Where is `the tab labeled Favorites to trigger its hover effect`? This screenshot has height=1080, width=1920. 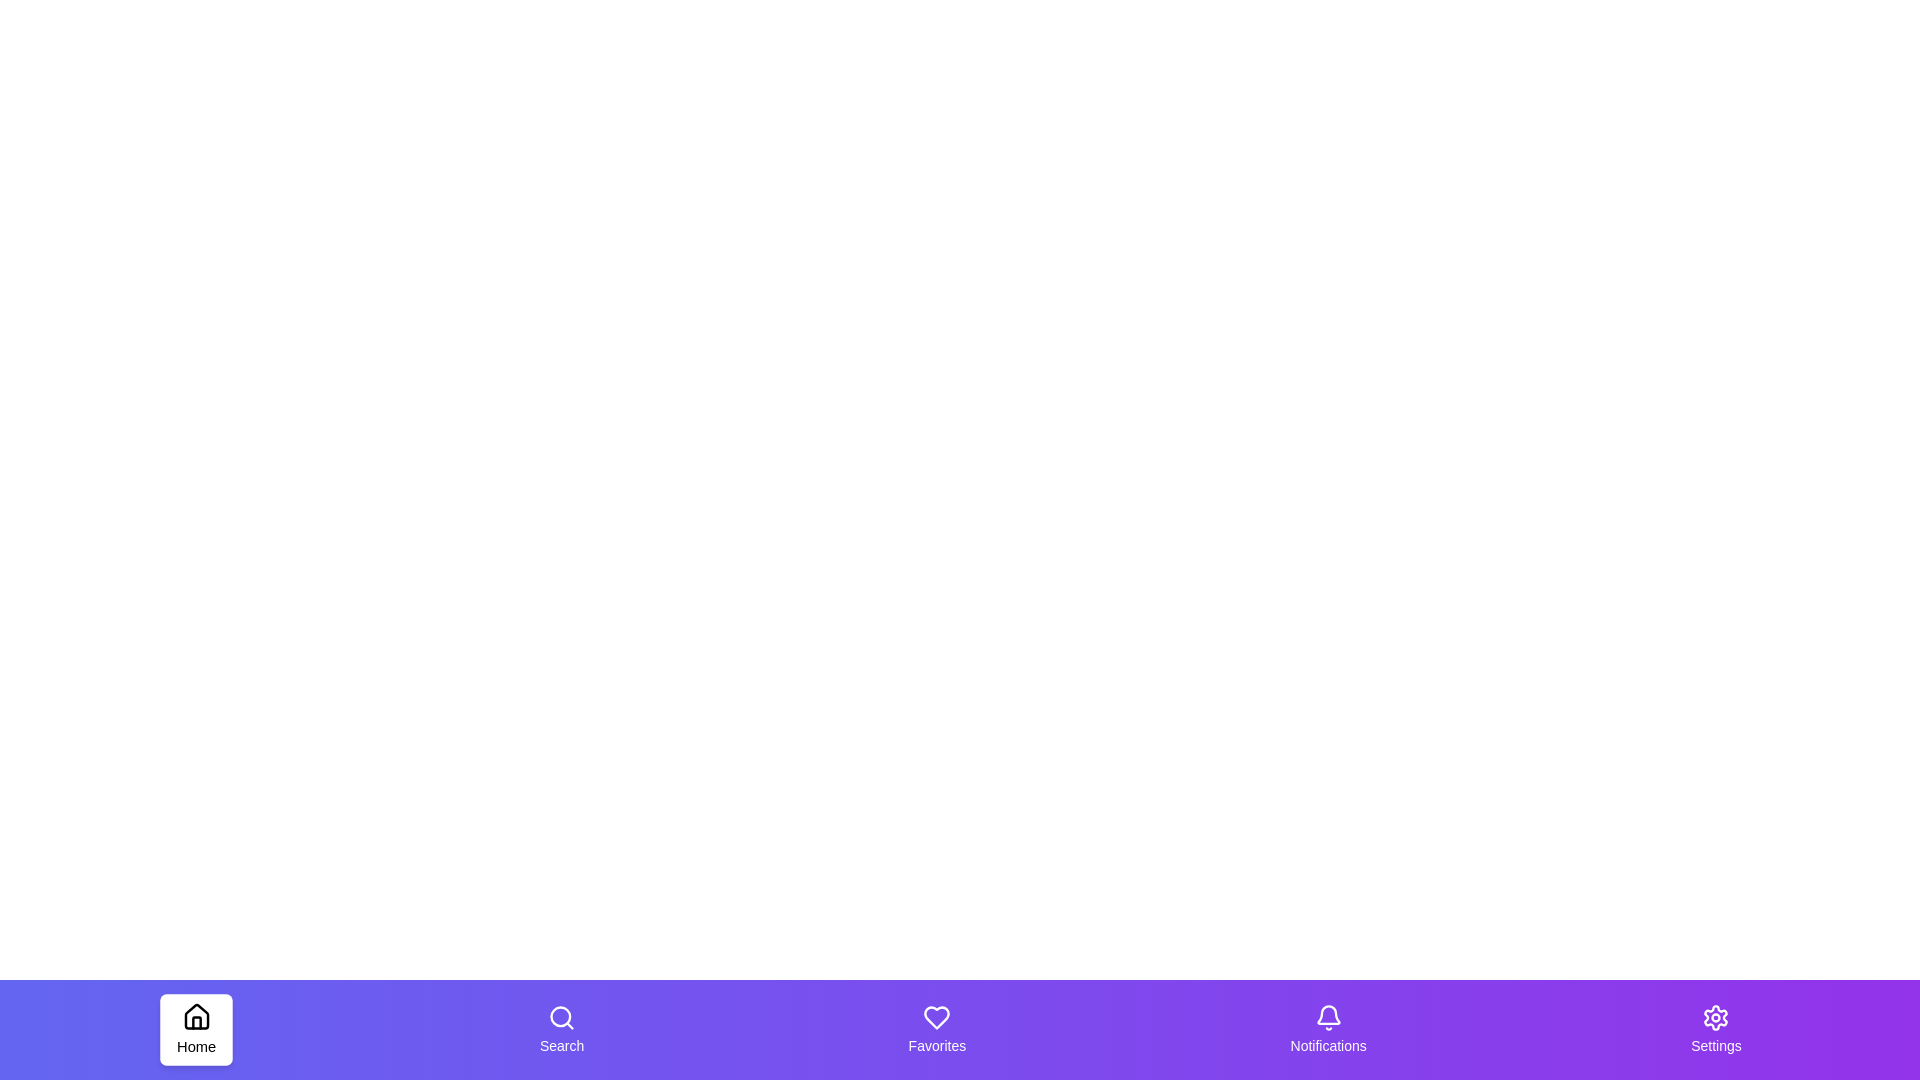
the tab labeled Favorites to trigger its hover effect is located at coordinates (935, 1029).